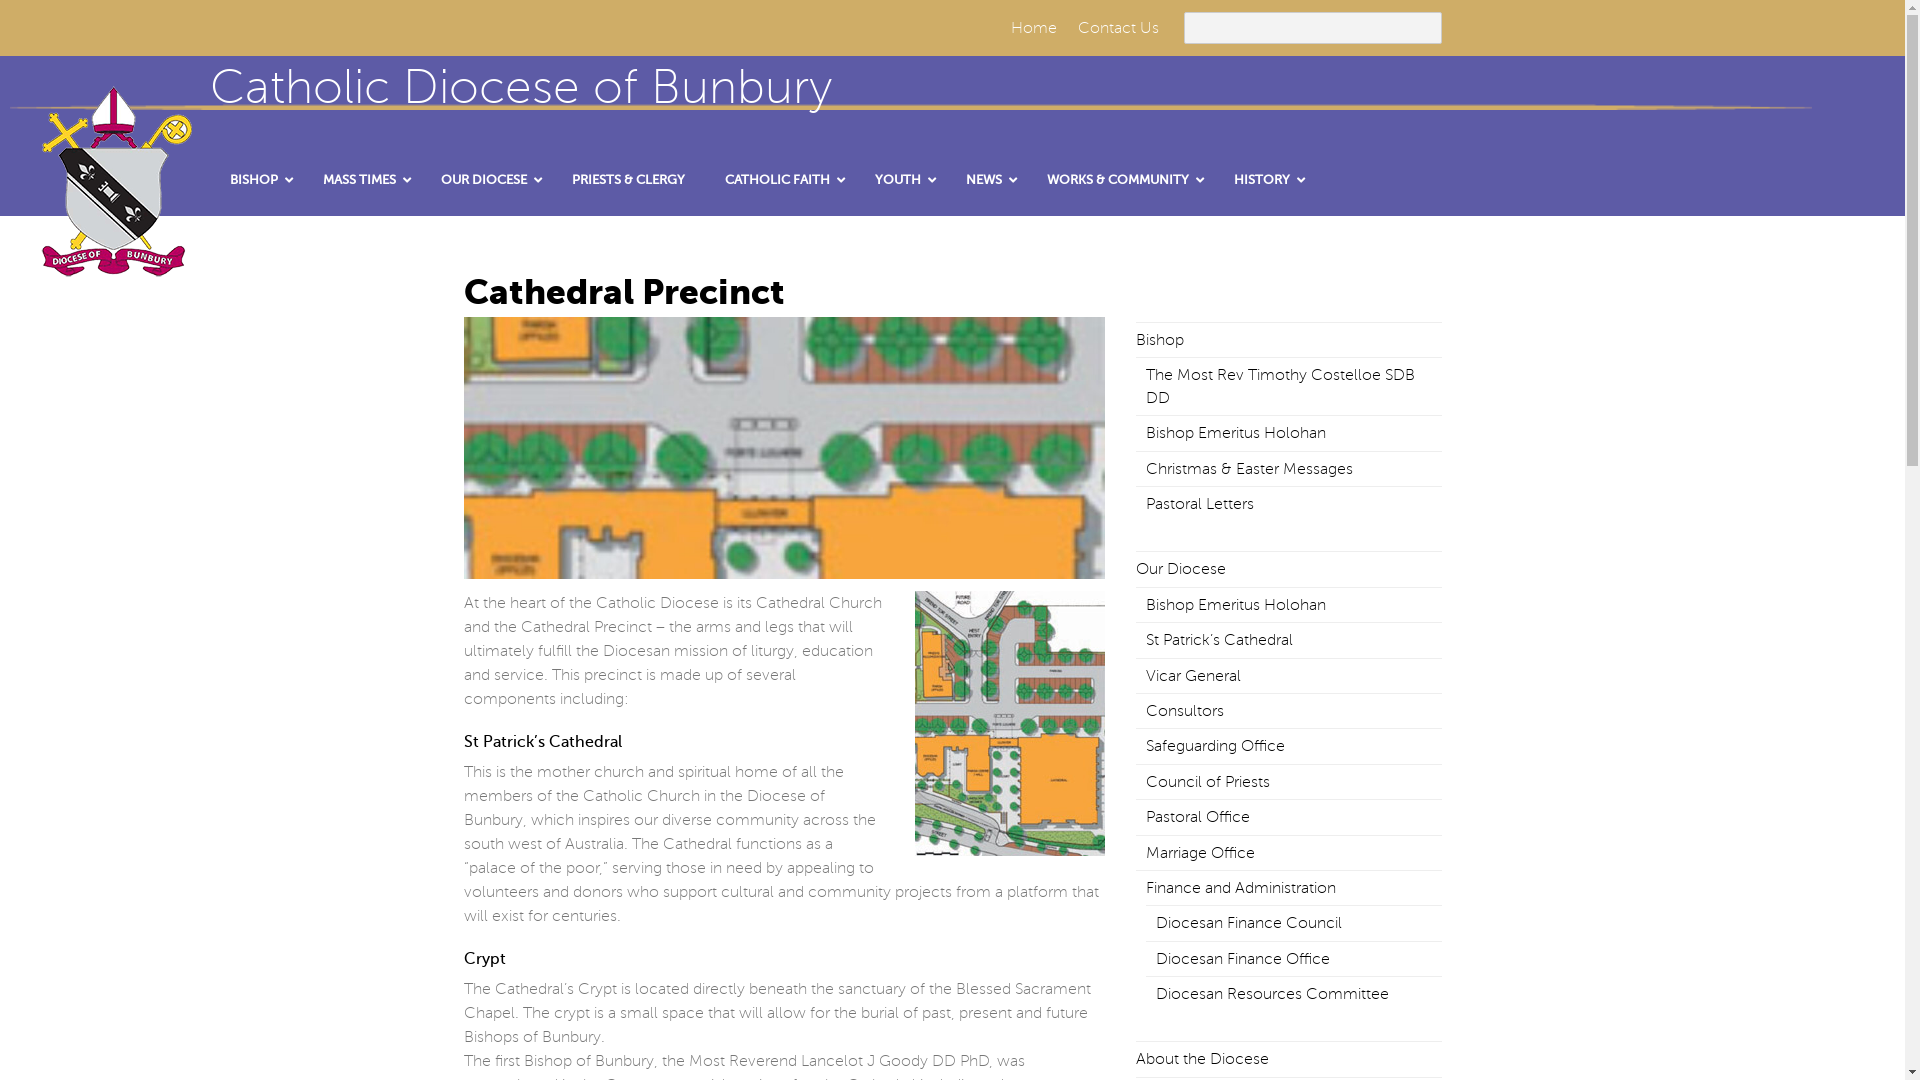  What do you see at coordinates (1271, 994) in the screenshot?
I see `'Diocesan Resources Committee'` at bounding box center [1271, 994].